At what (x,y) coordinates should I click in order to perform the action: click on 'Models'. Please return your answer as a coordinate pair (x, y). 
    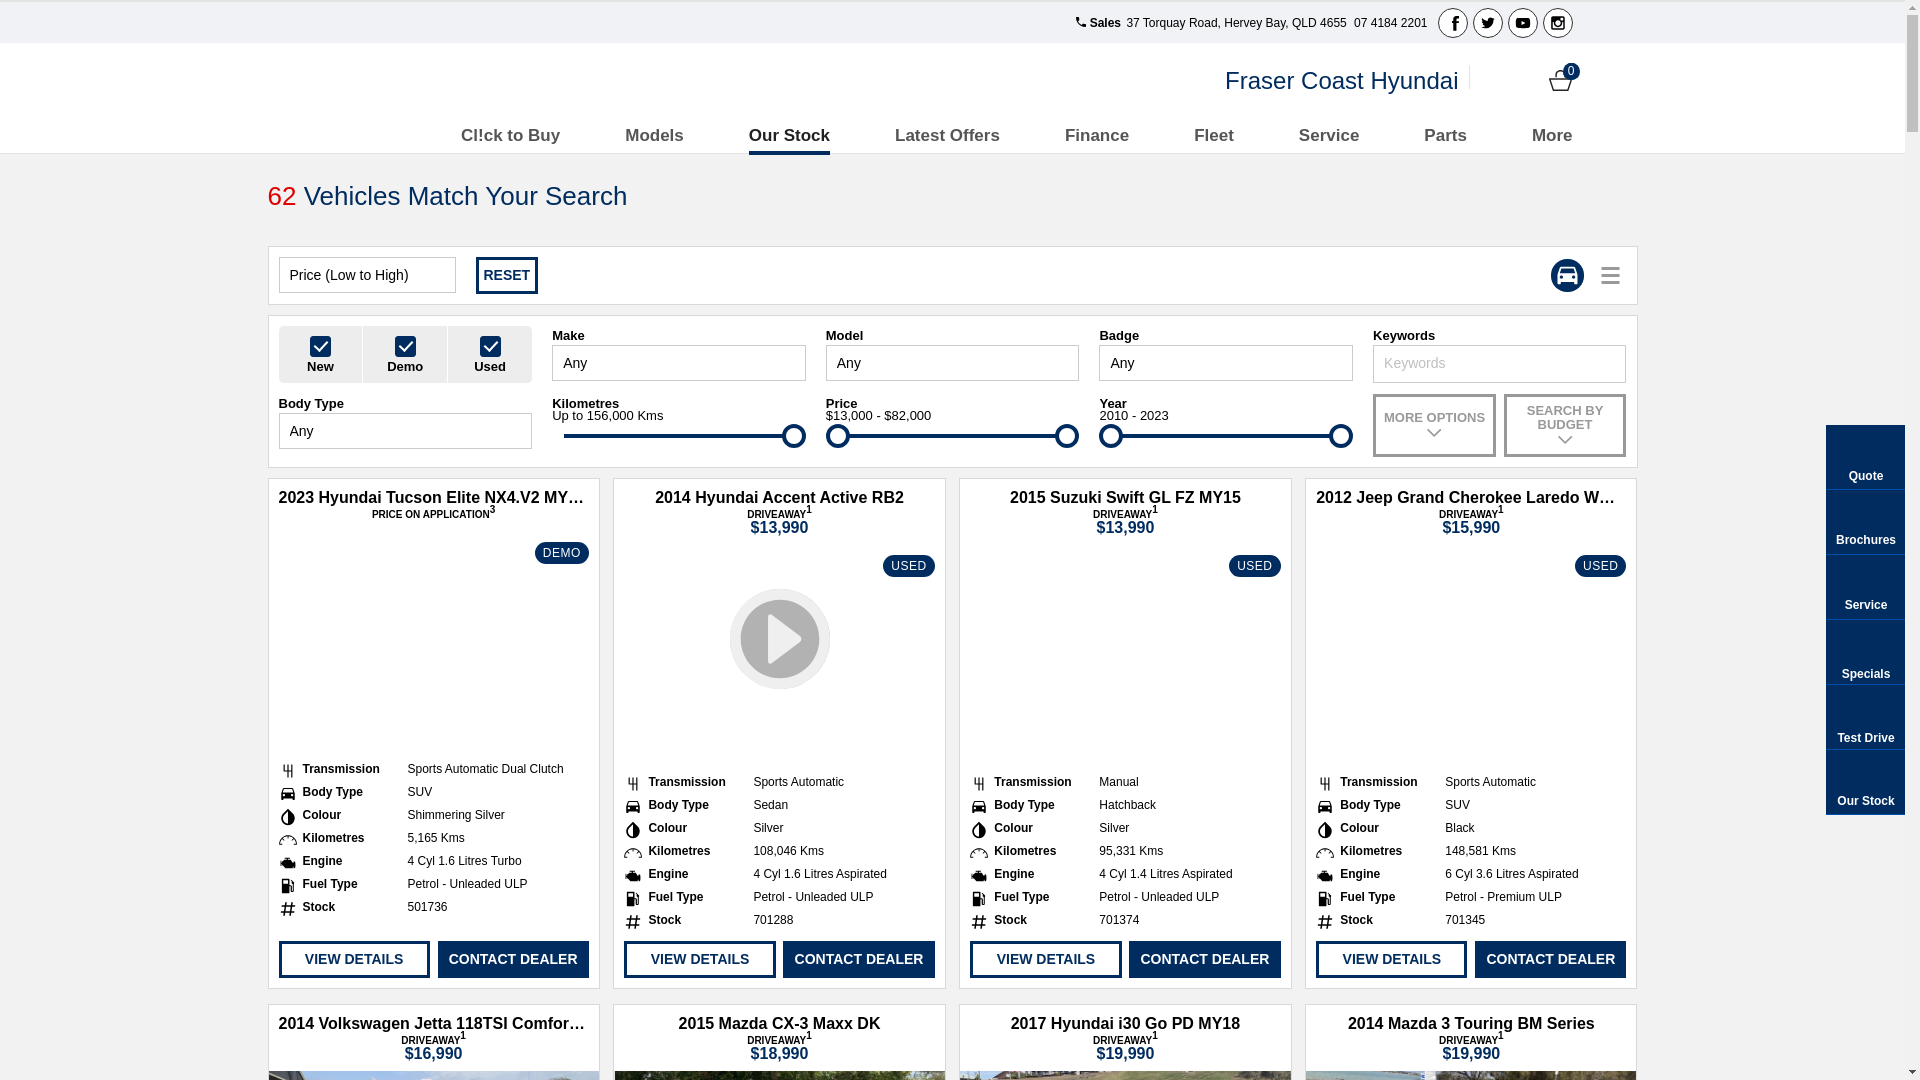
    Looking at the image, I should click on (623, 135).